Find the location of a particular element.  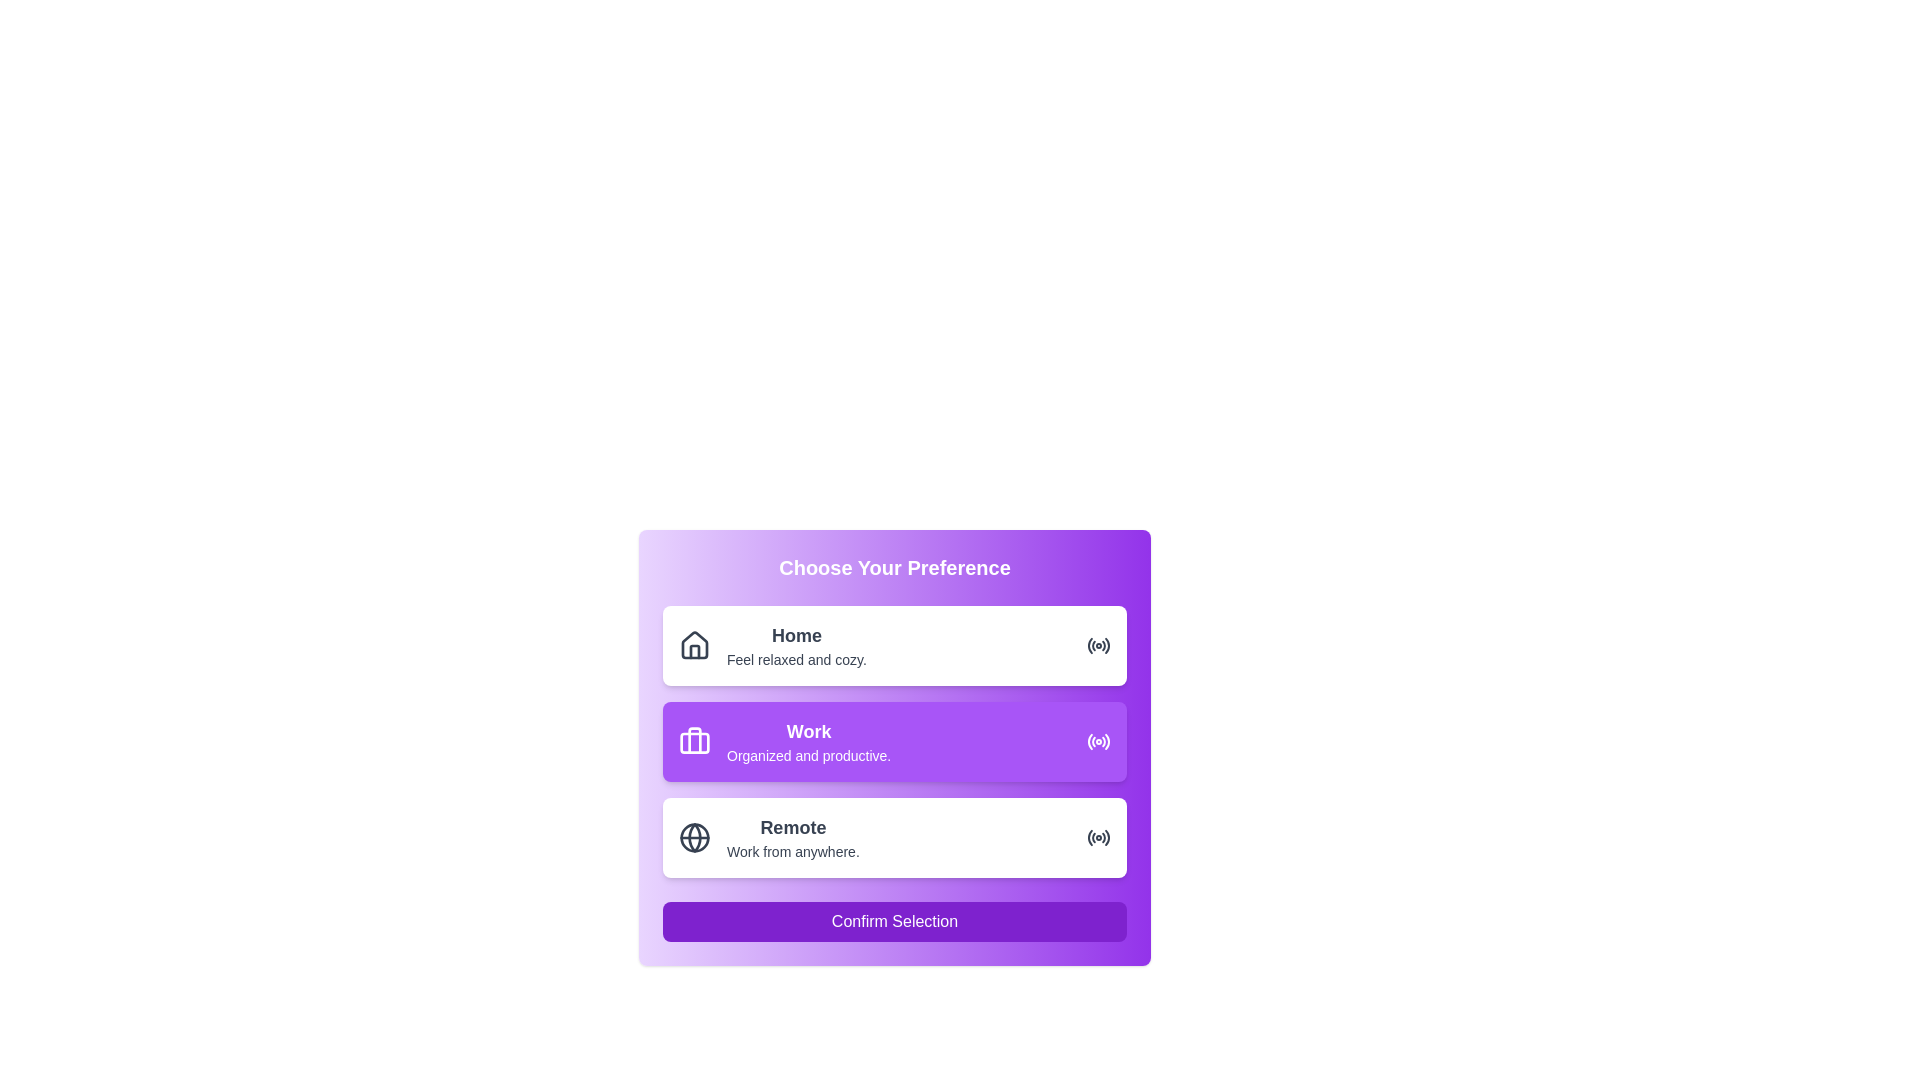

the 'Home' preference option icon located at the far right within the 'Home' option card is located at coordinates (1098, 645).